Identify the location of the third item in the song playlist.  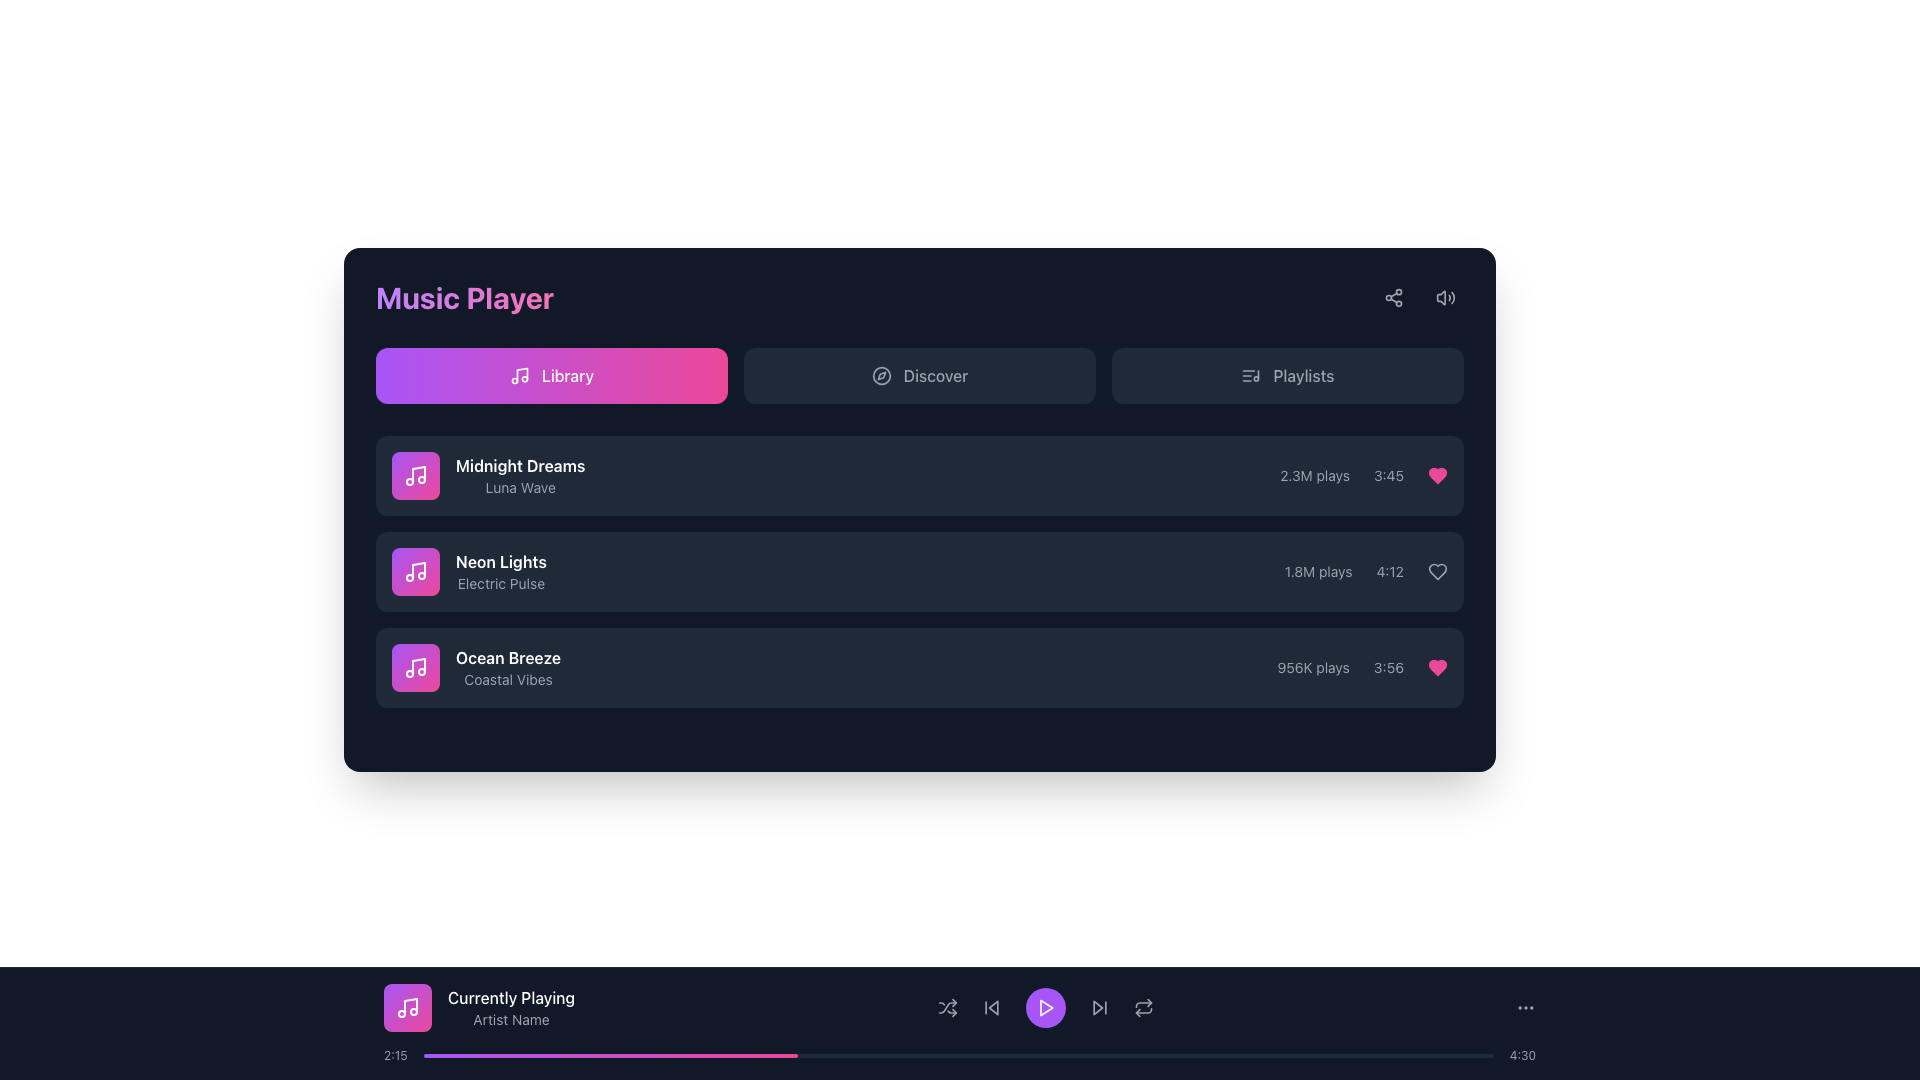
(919, 667).